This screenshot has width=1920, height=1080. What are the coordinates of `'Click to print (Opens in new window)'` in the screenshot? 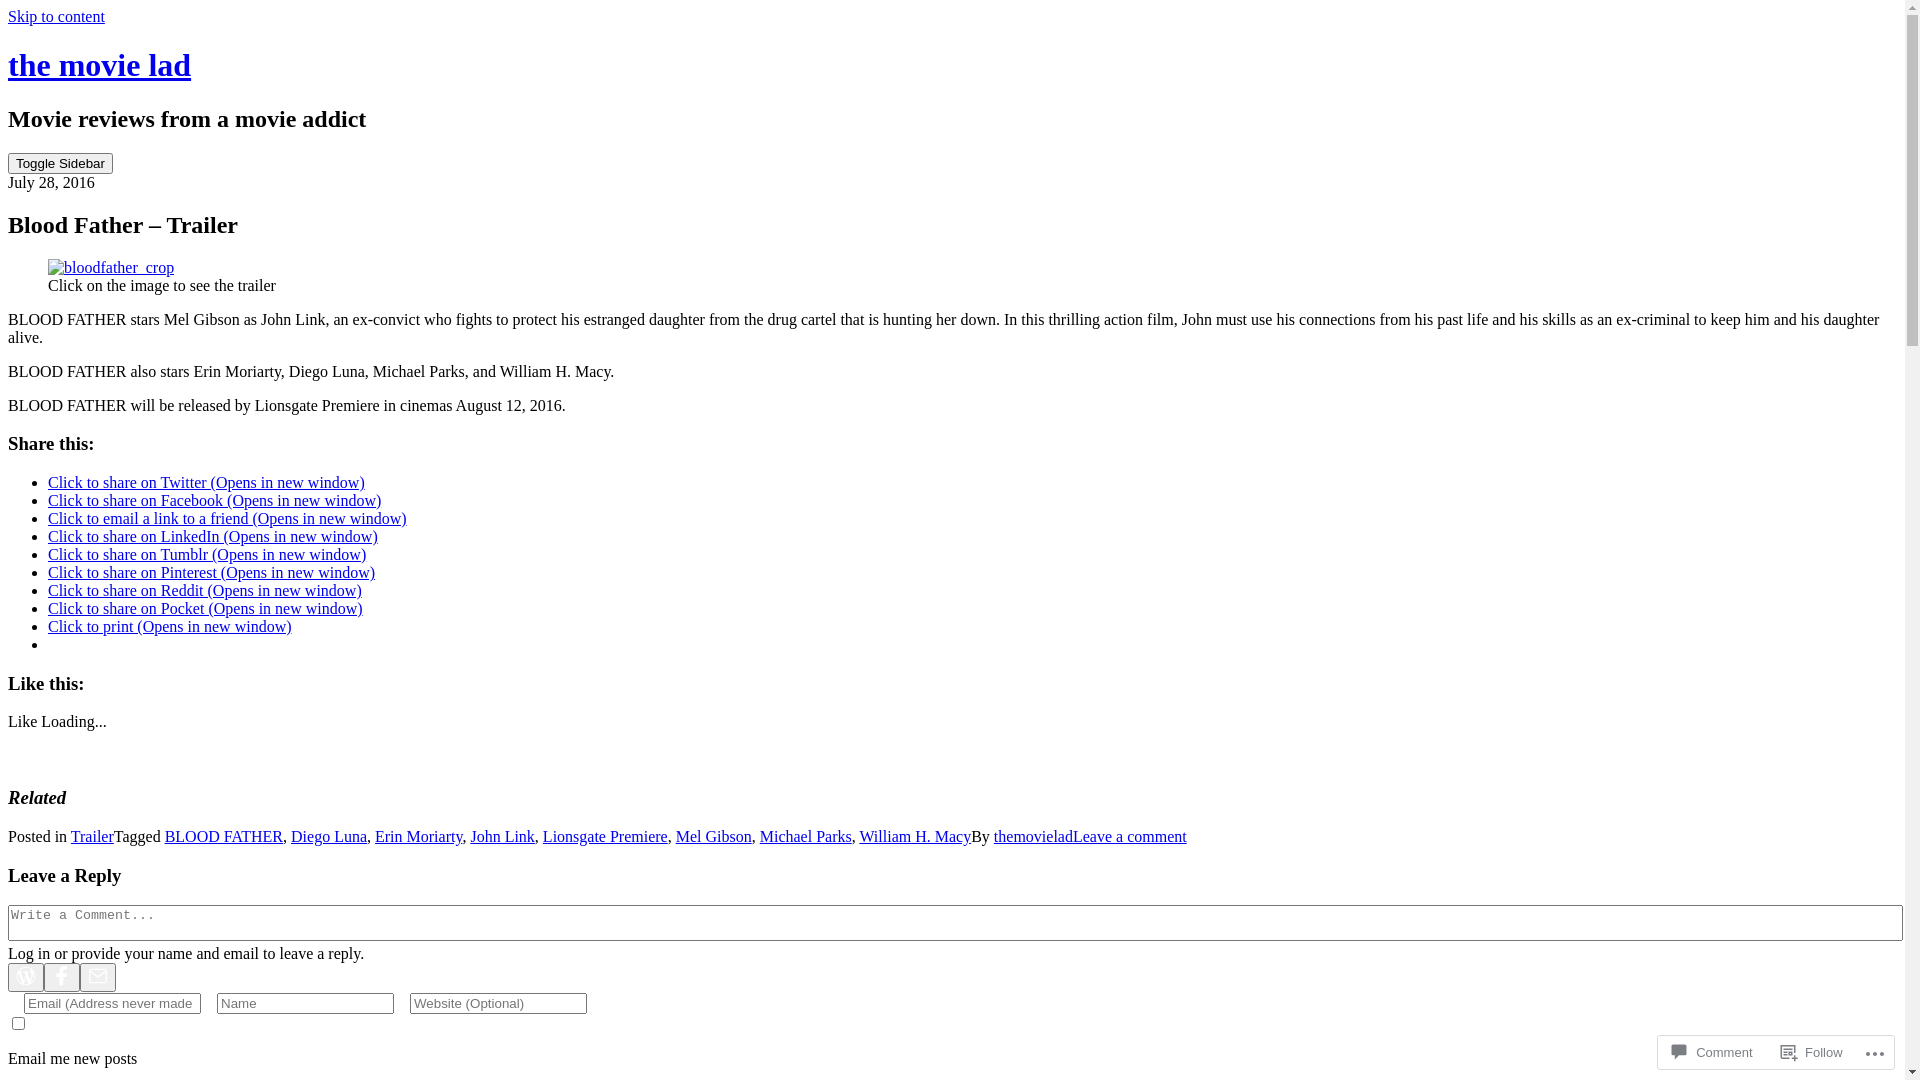 It's located at (169, 625).